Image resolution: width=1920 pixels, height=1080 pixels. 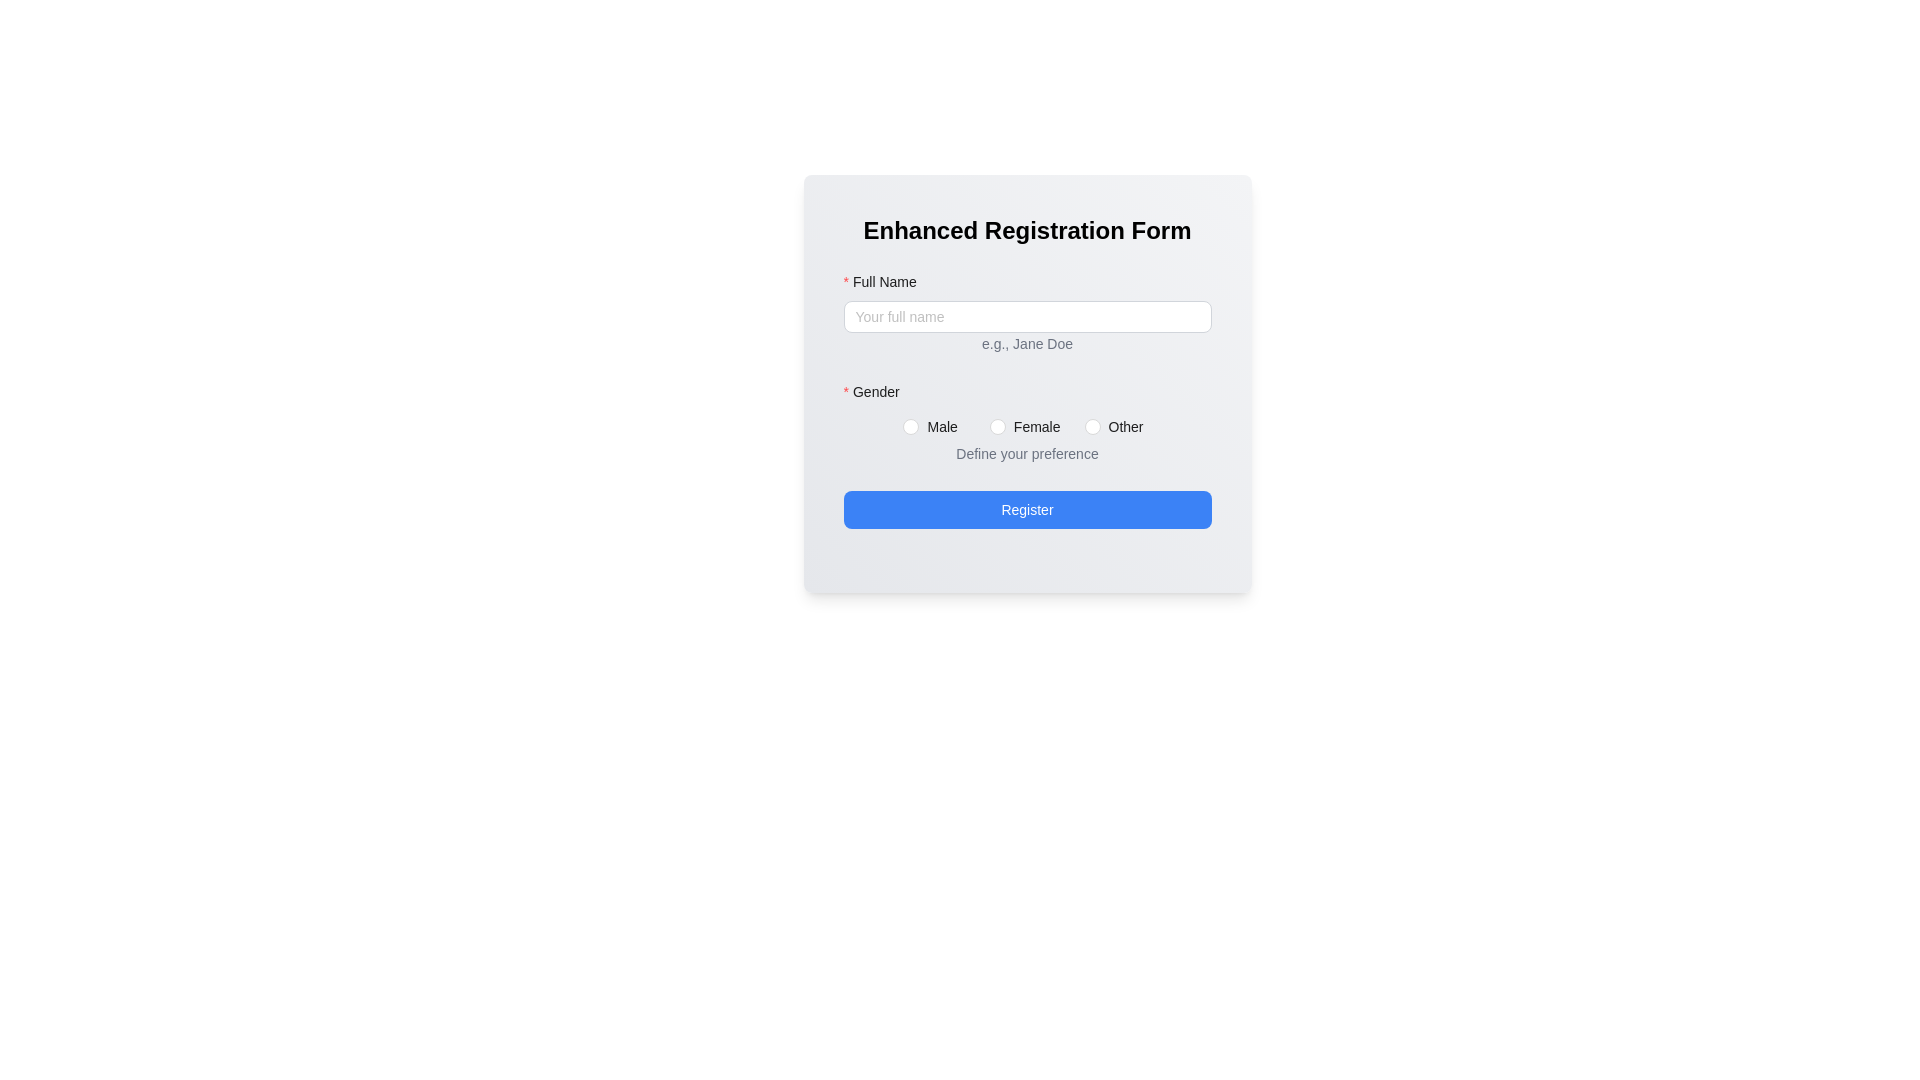 What do you see at coordinates (1027, 455) in the screenshot?
I see `the non-interactive text label displaying 'Define your preference', which is located beneath the radio buttons for 'Male', 'Female', and 'Other'` at bounding box center [1027, 455].